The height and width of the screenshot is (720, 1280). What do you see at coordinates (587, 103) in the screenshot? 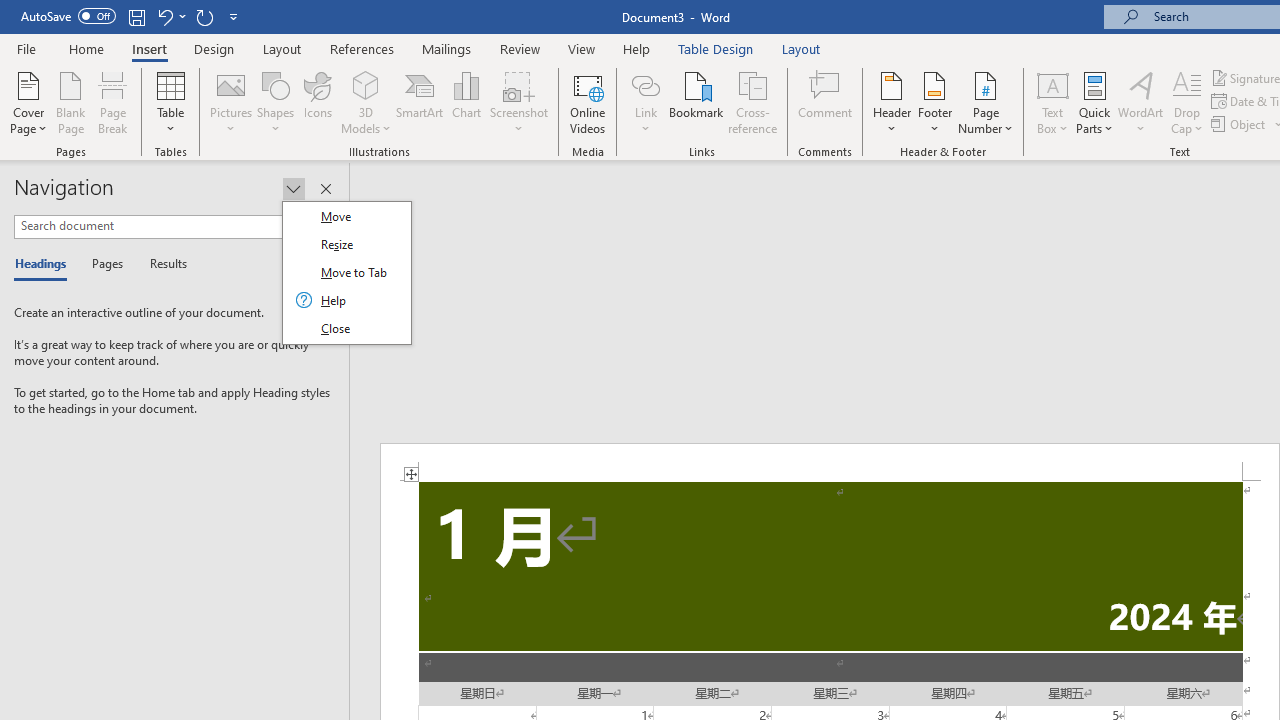
I see `'Online Videos...'` at bounding box center [587, 103].